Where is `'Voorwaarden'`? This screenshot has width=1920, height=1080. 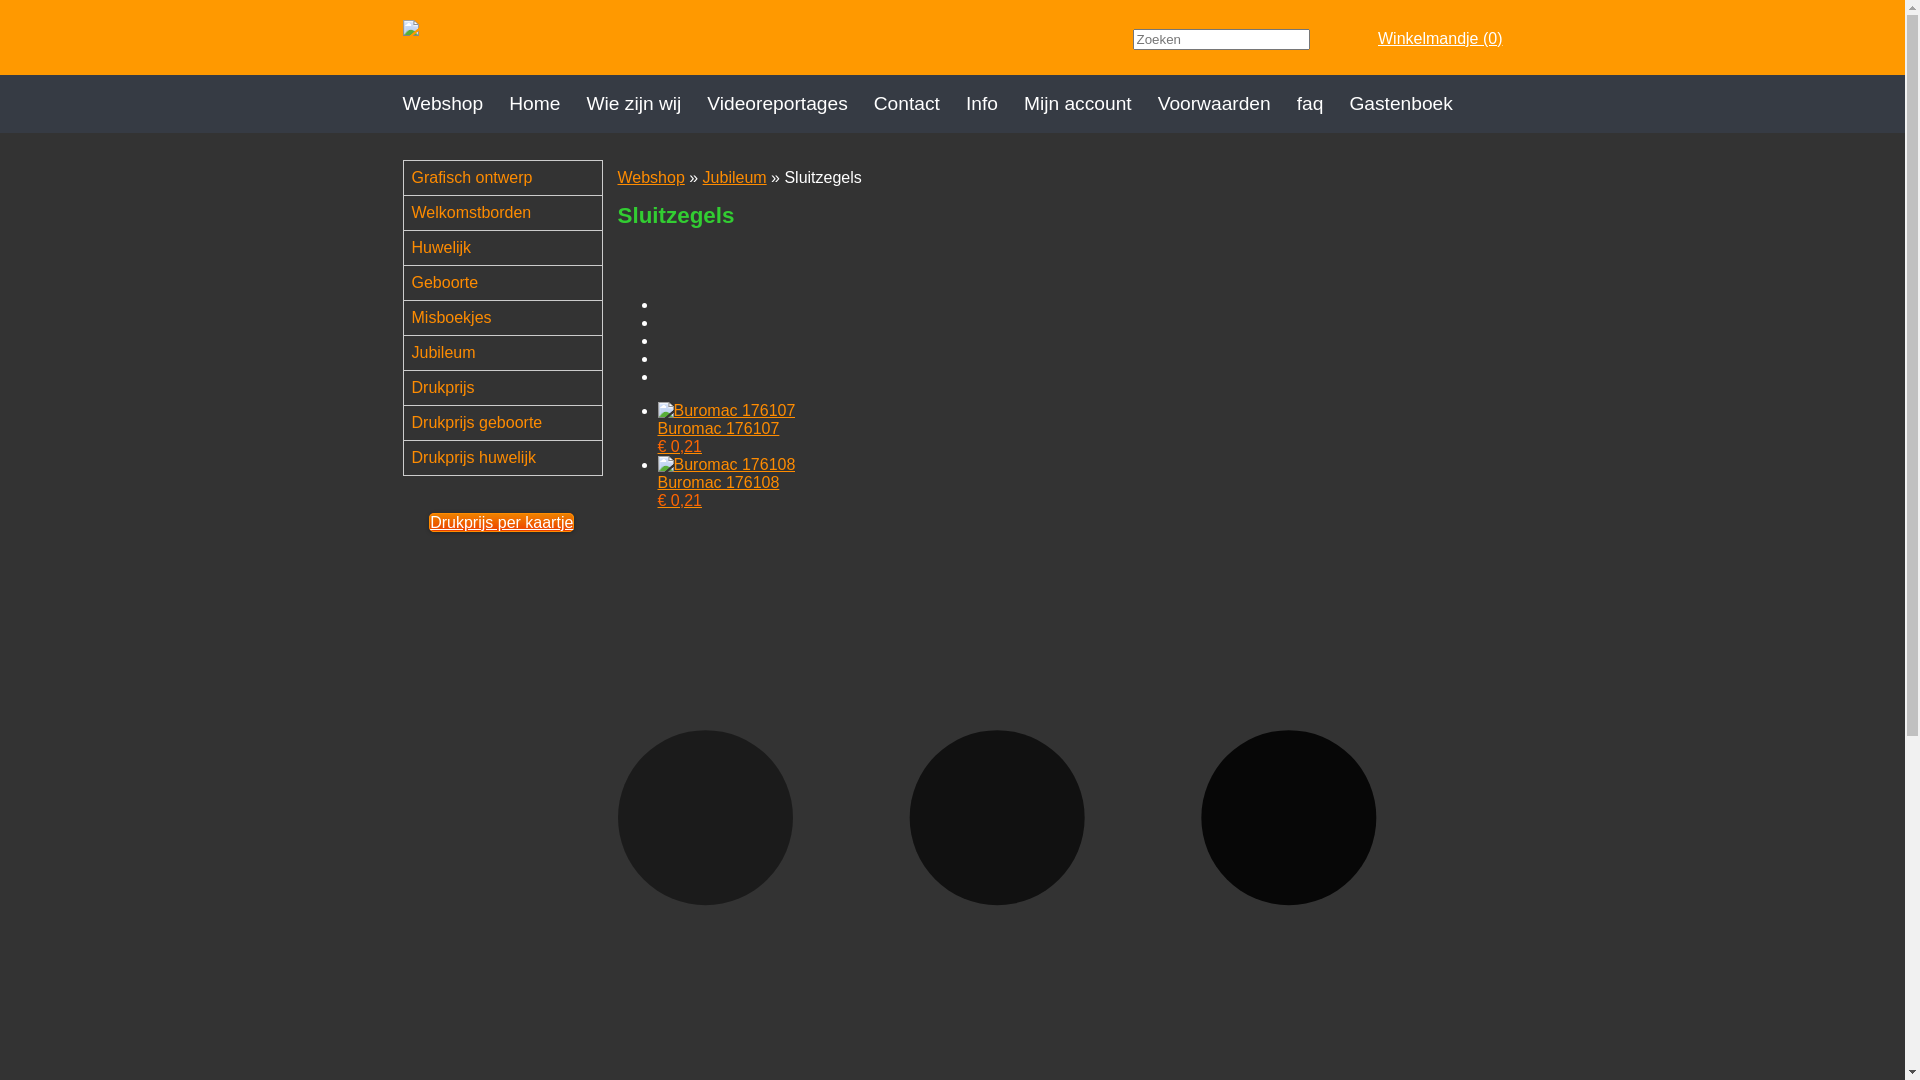 'Voorwaarden' is located at coordinates (1226, 104).